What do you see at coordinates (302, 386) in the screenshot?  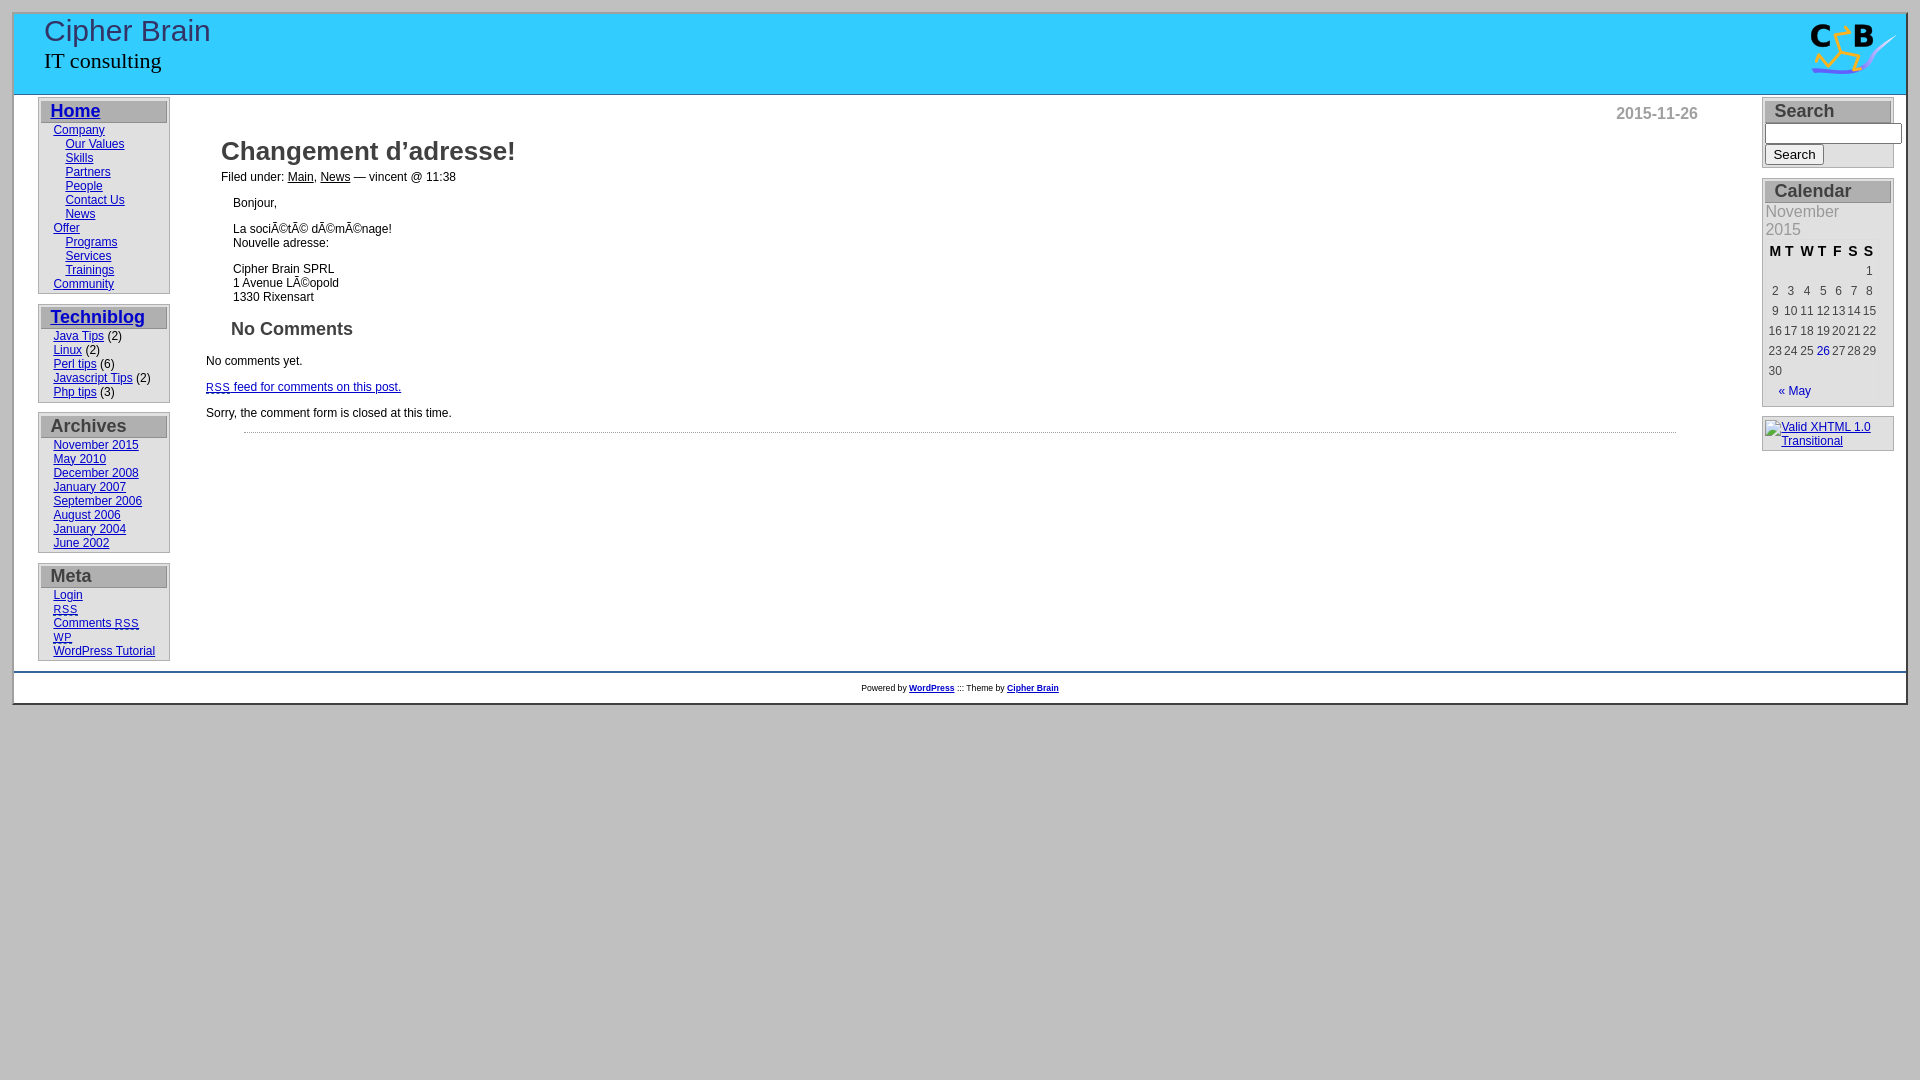 I see `'RSS feed for comments on this post.'` at bounding box center [302, 386].